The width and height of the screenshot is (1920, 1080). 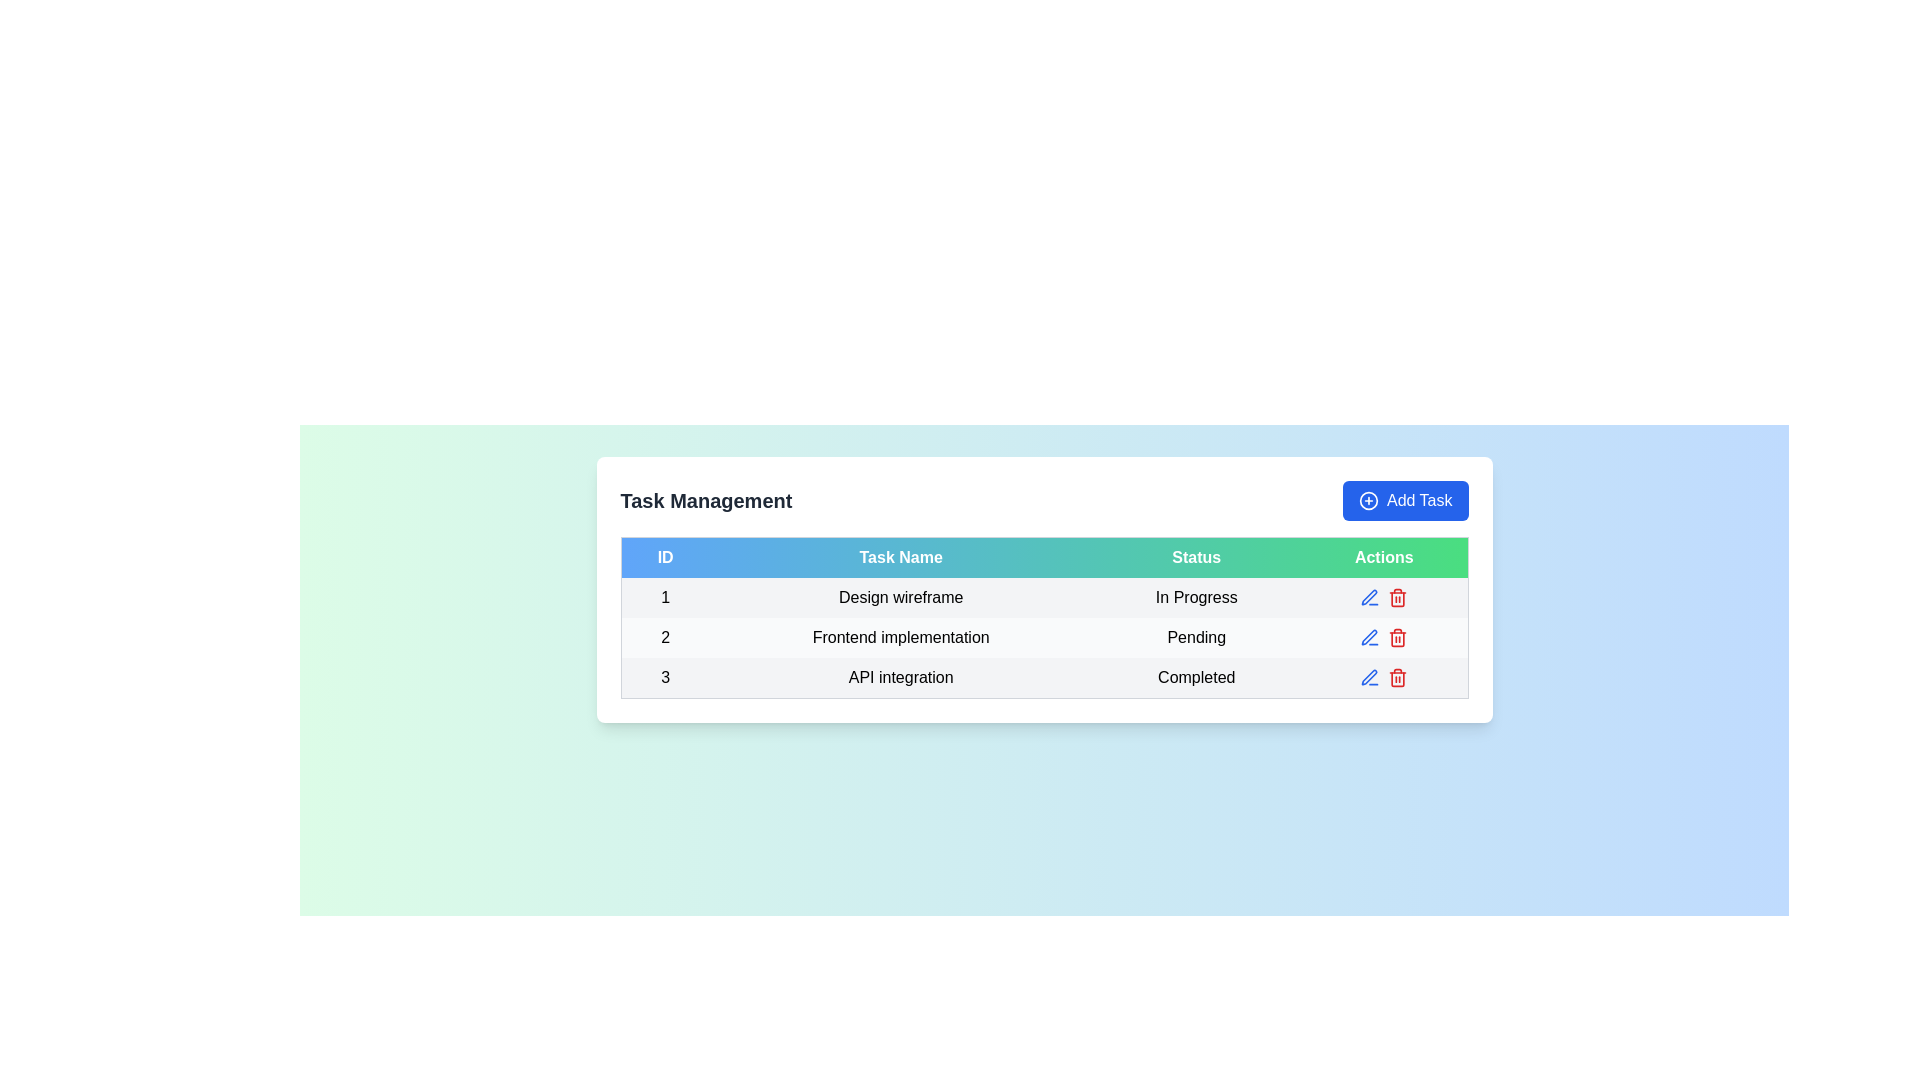 What do you see at coordinates (1382, 556) in the screenshot?
I see `the 'Actions' header, which is a rectangular button-like component with white text on a green background, to comprehend the table's structure` at bounding box center [1382, 556].